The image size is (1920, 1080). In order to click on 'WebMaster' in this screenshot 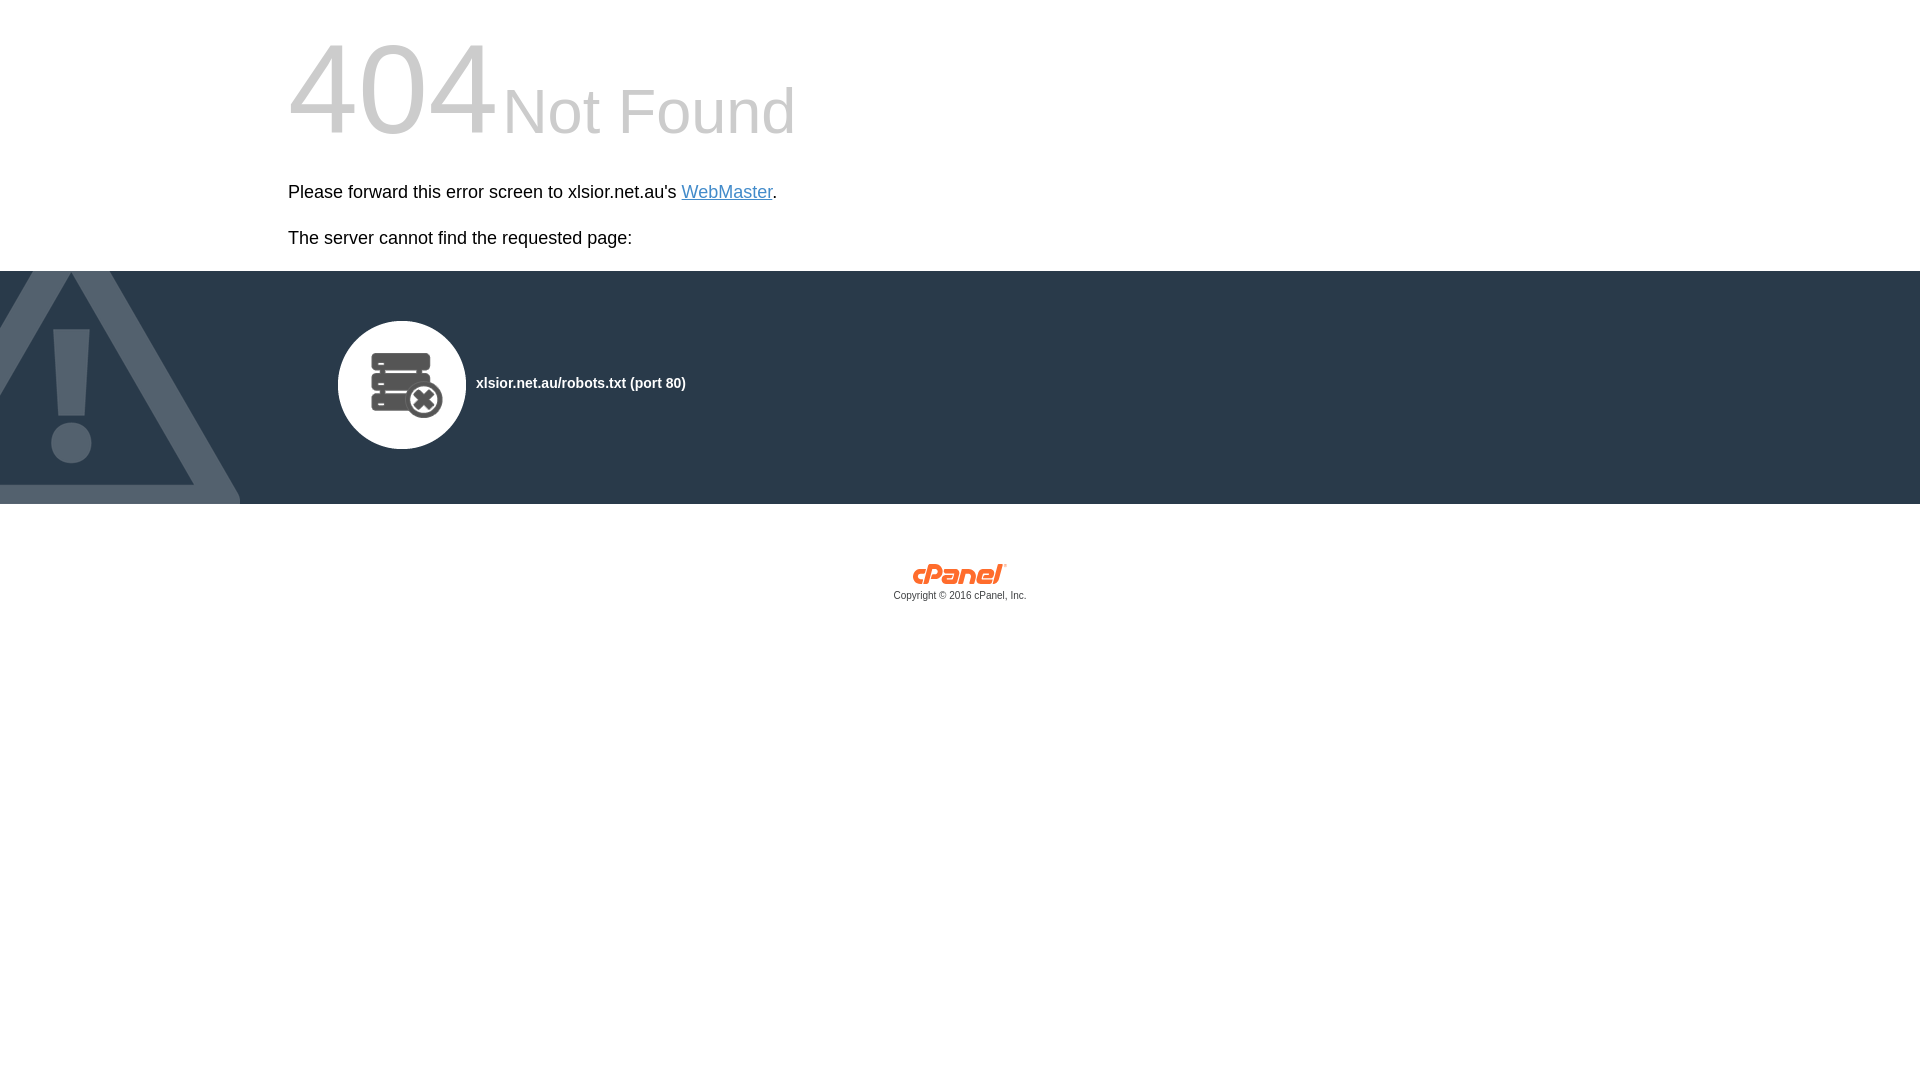, I will do `click(681, 192)`.